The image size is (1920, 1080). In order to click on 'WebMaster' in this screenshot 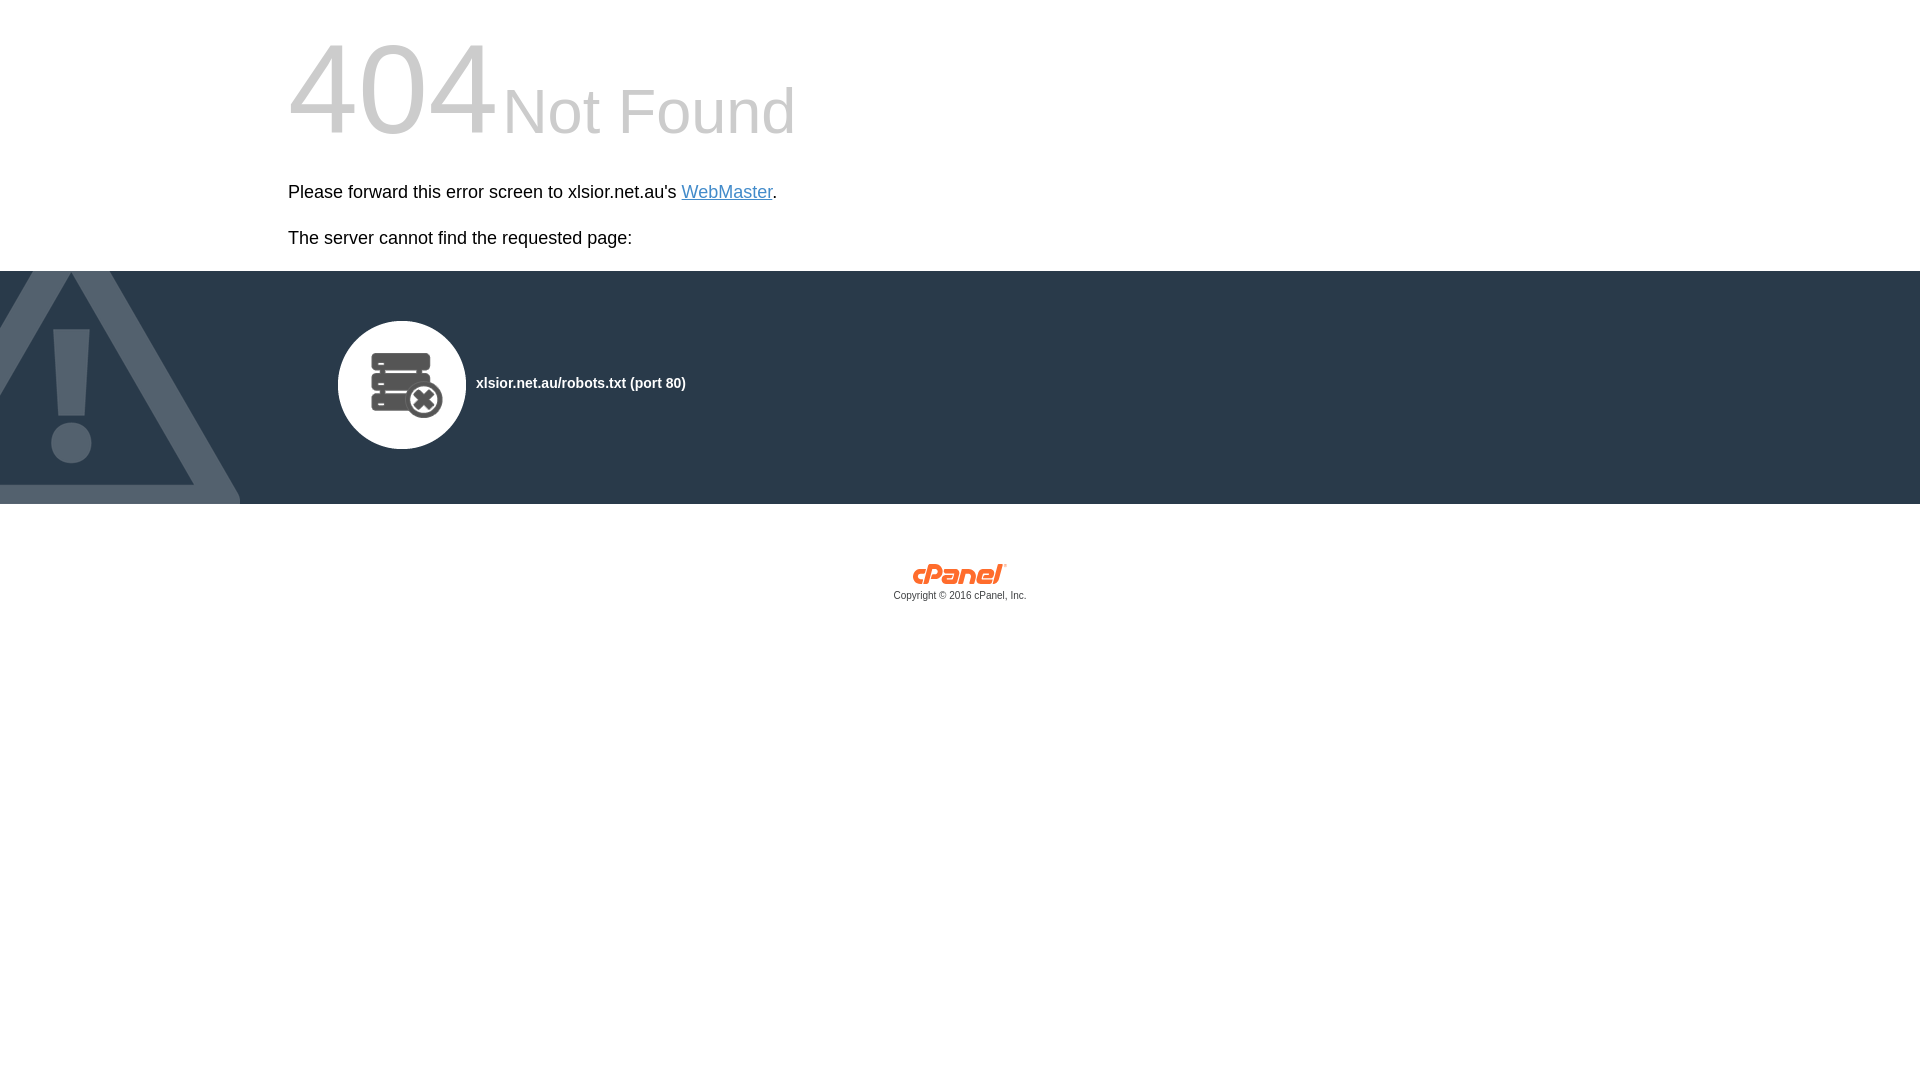, I will do `click(681, 192)`.